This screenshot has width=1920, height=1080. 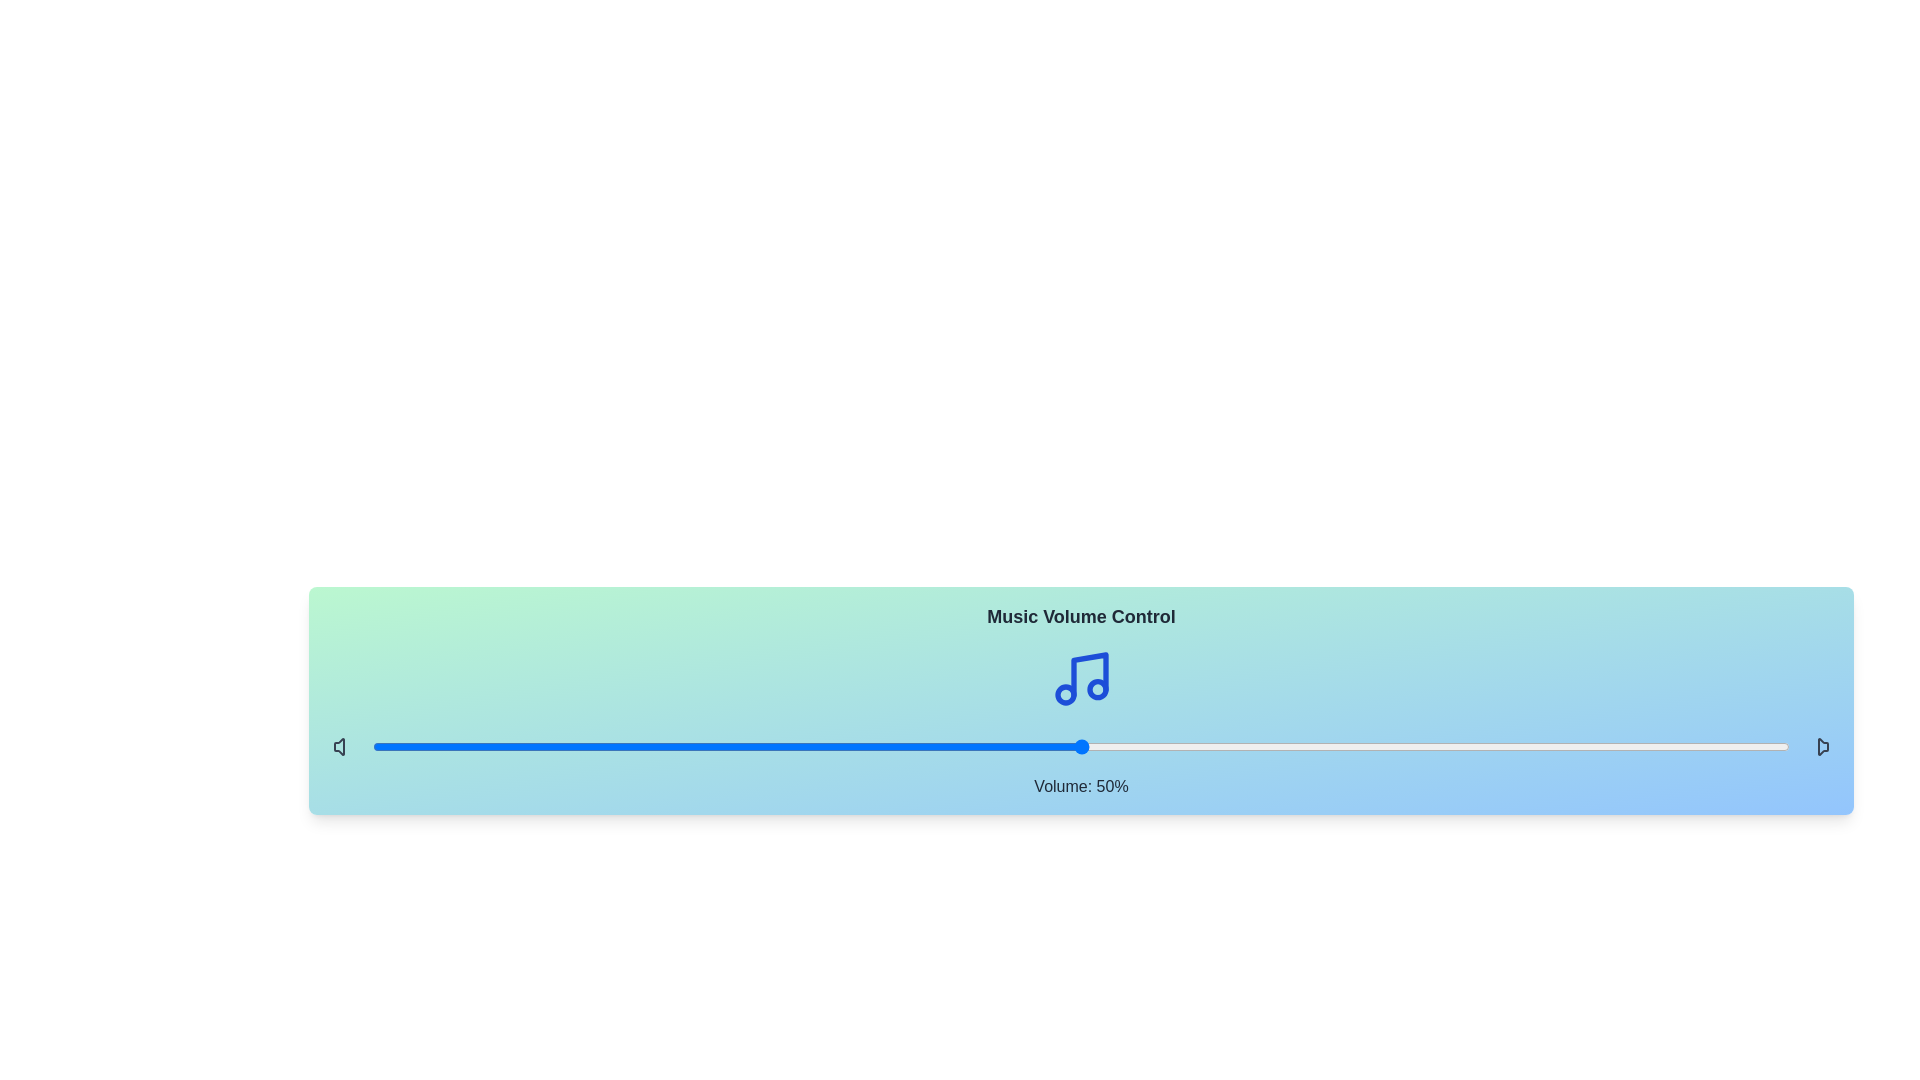 What do you see at coordinates (1648, 747) in the screenshot?
I see `the volume slider to 90%` at bounding box center [1648, 747].